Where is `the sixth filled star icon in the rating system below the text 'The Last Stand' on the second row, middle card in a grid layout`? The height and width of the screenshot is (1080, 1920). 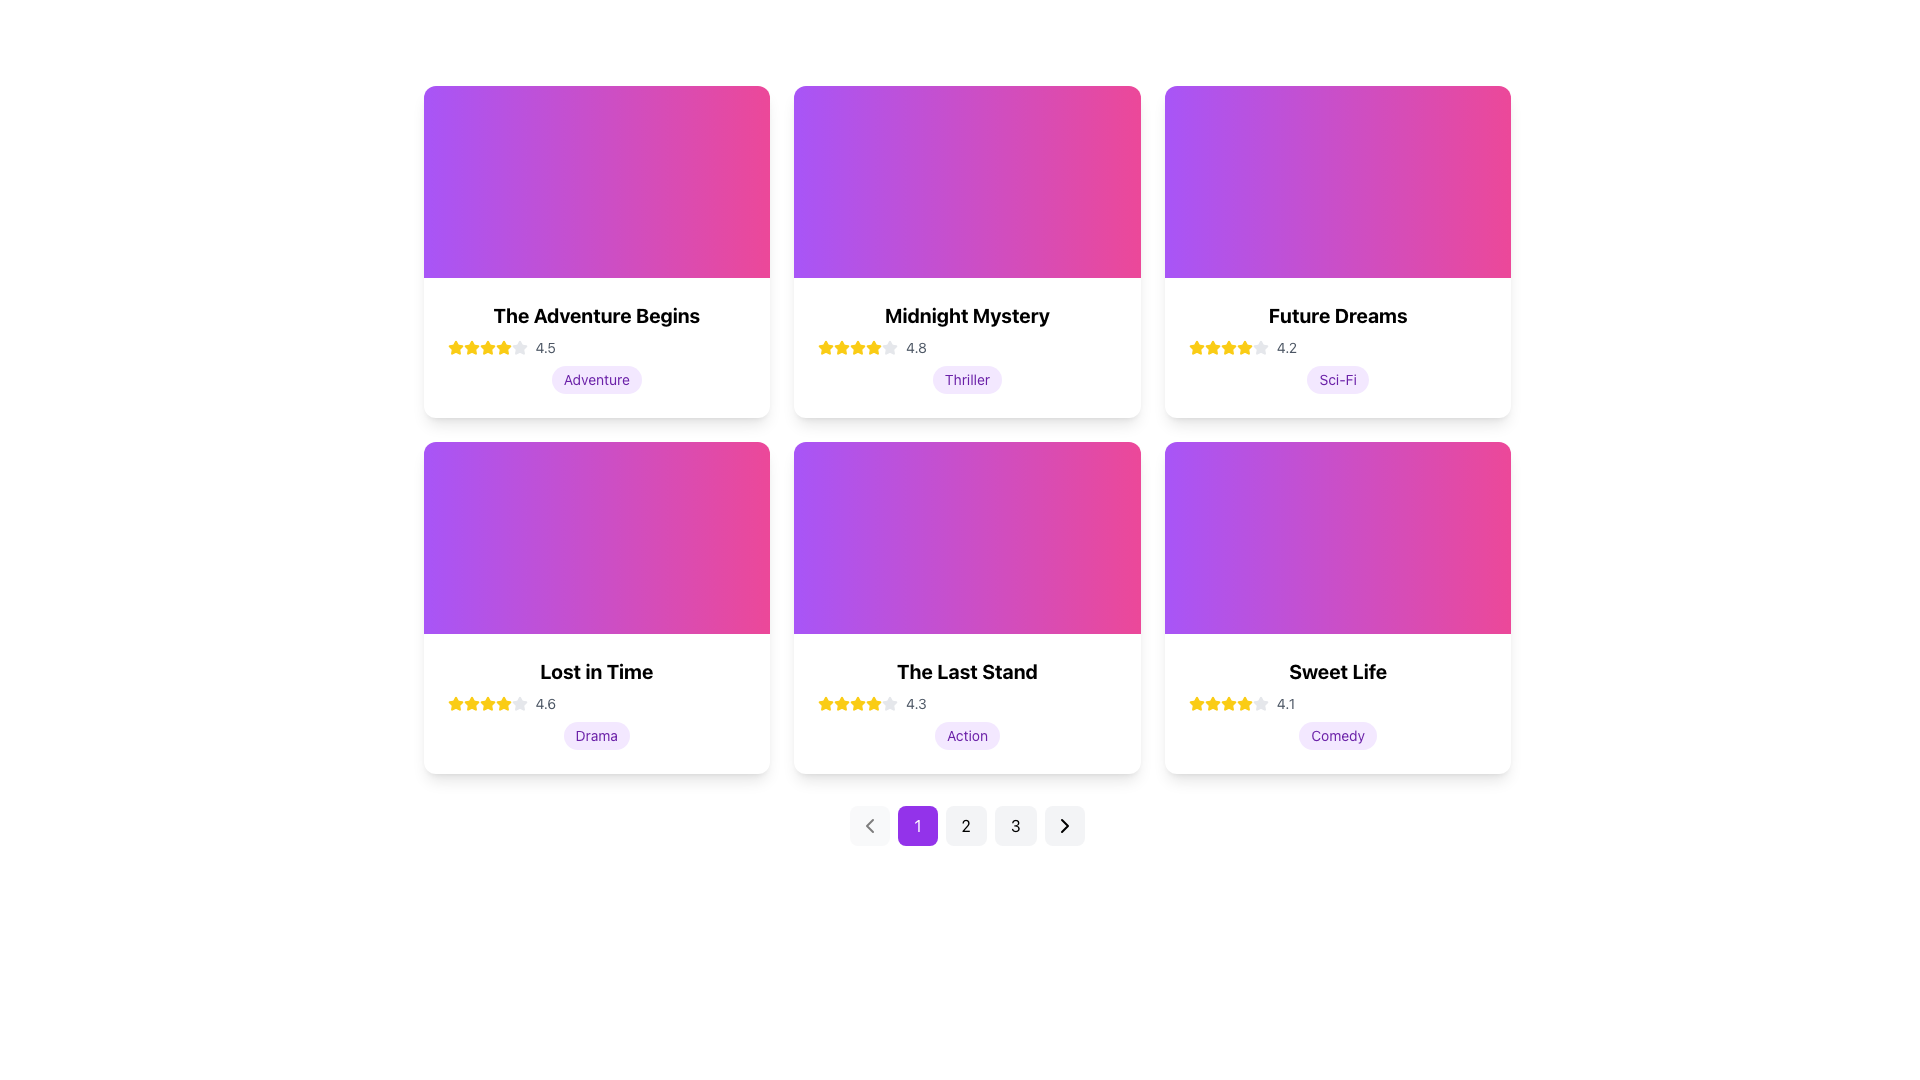 the sixth filled star icon in the rating system below the text 'The Last Stand' on the second row, middle card in a grid layout is located at coordinates (874, 703).